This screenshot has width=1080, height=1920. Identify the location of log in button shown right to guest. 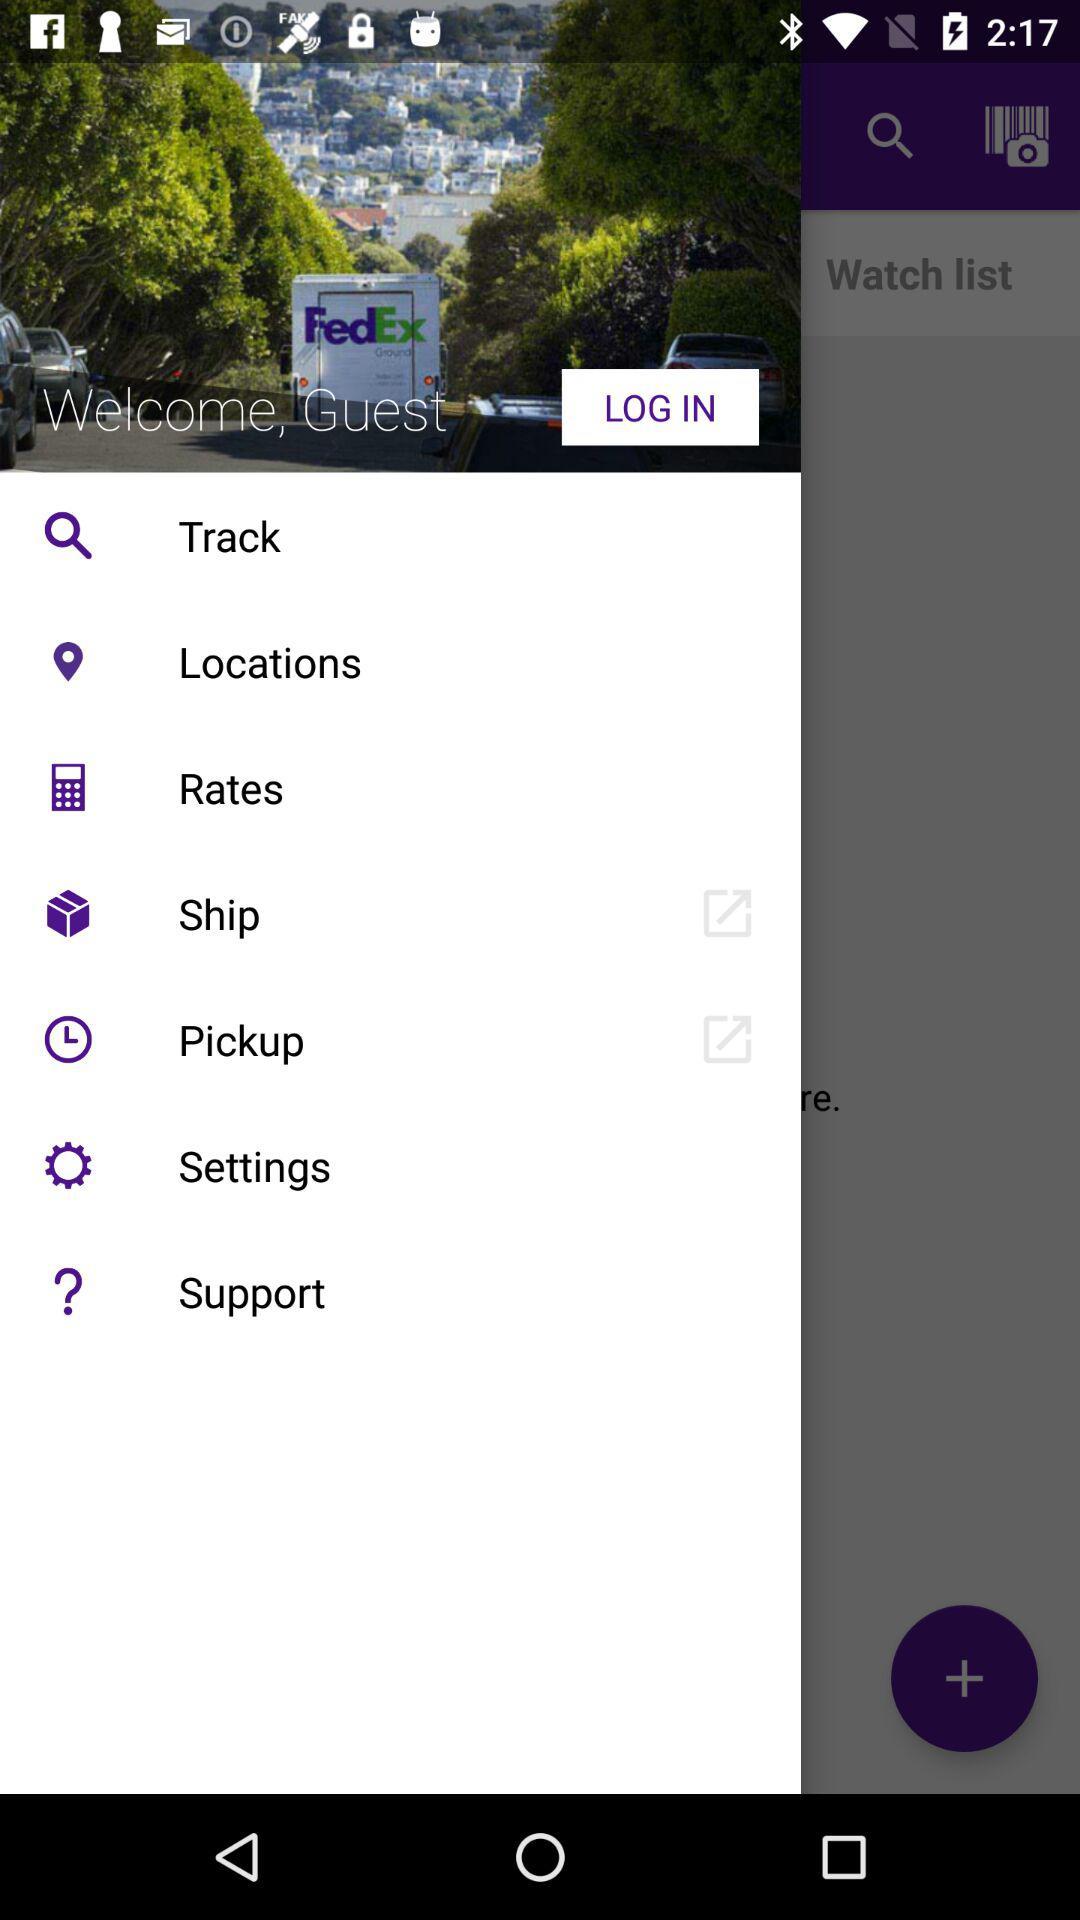
(660, 406).